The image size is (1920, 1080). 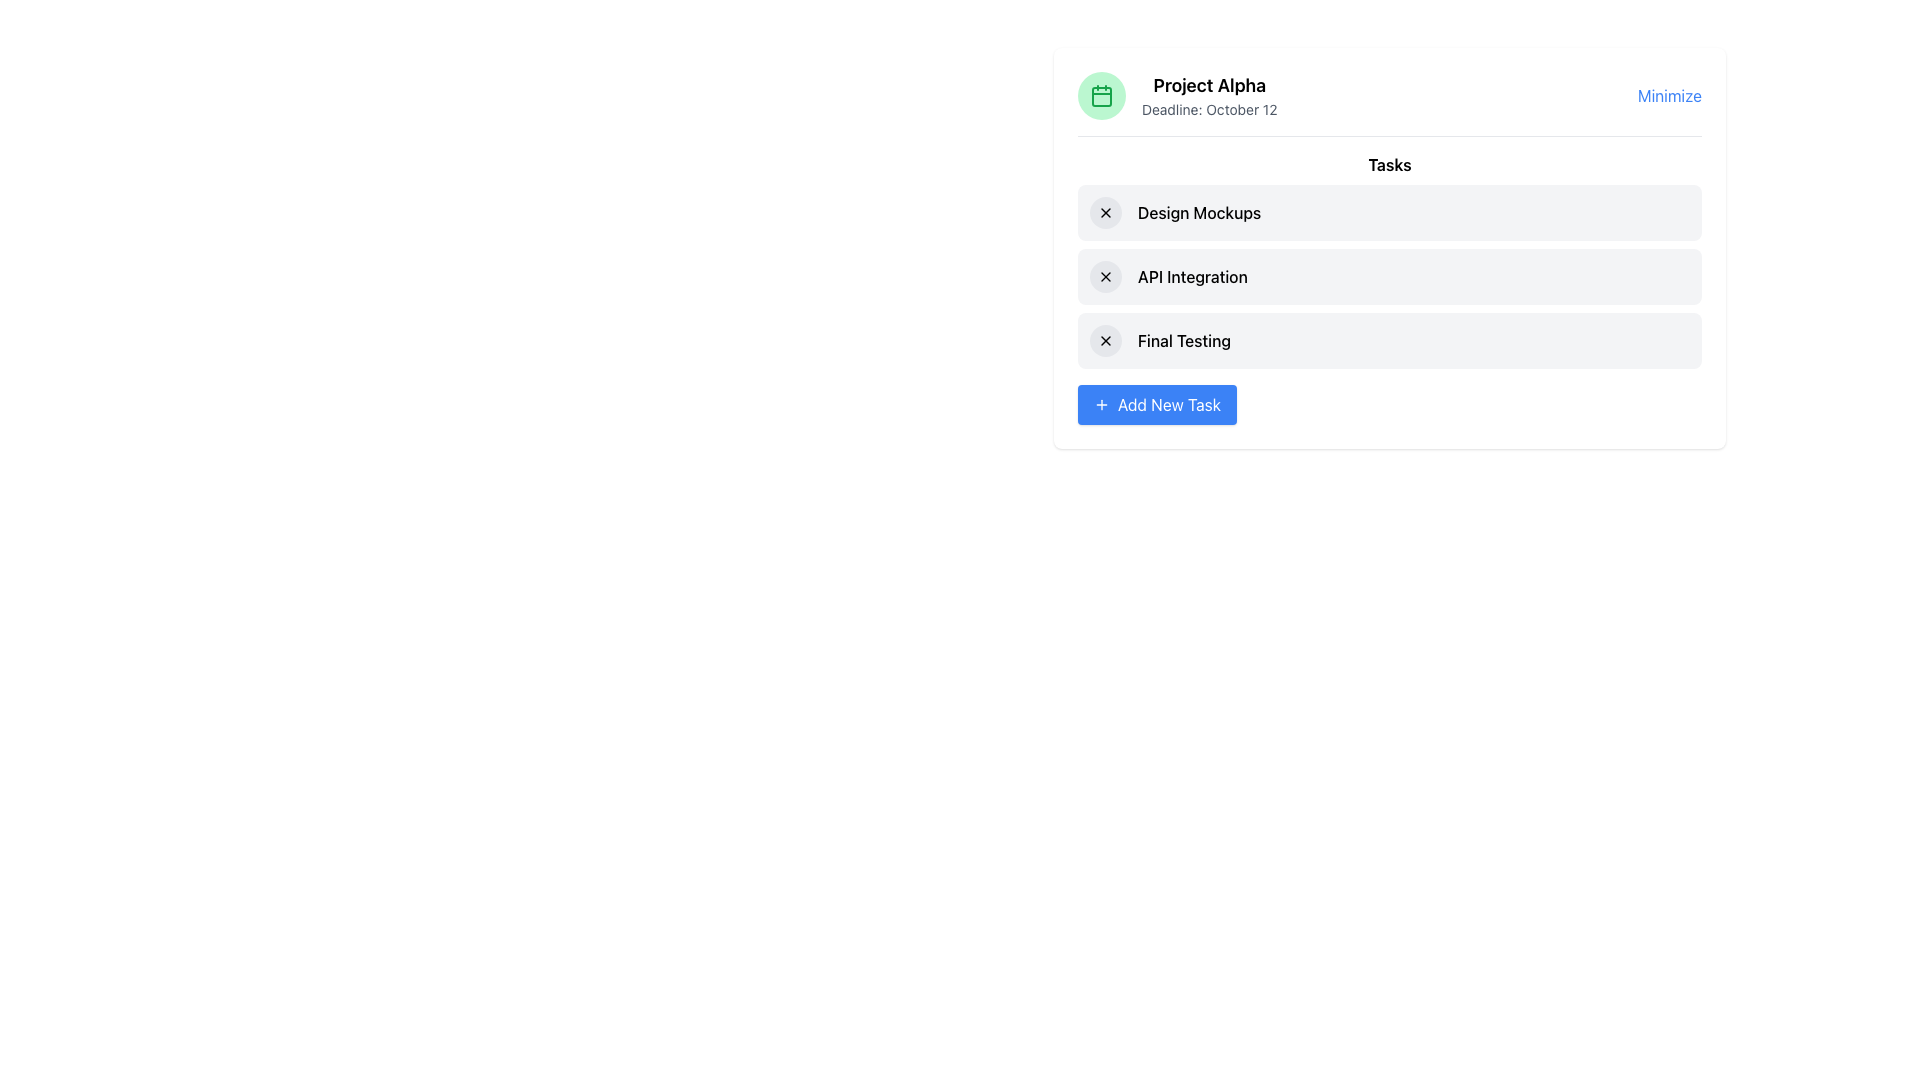 I want to click on the 'Project Alpha' text and calendar icon element, which features prominently styled text and a circular green calendar icon, located at the top left of the section, so click(x=1177, y=96).